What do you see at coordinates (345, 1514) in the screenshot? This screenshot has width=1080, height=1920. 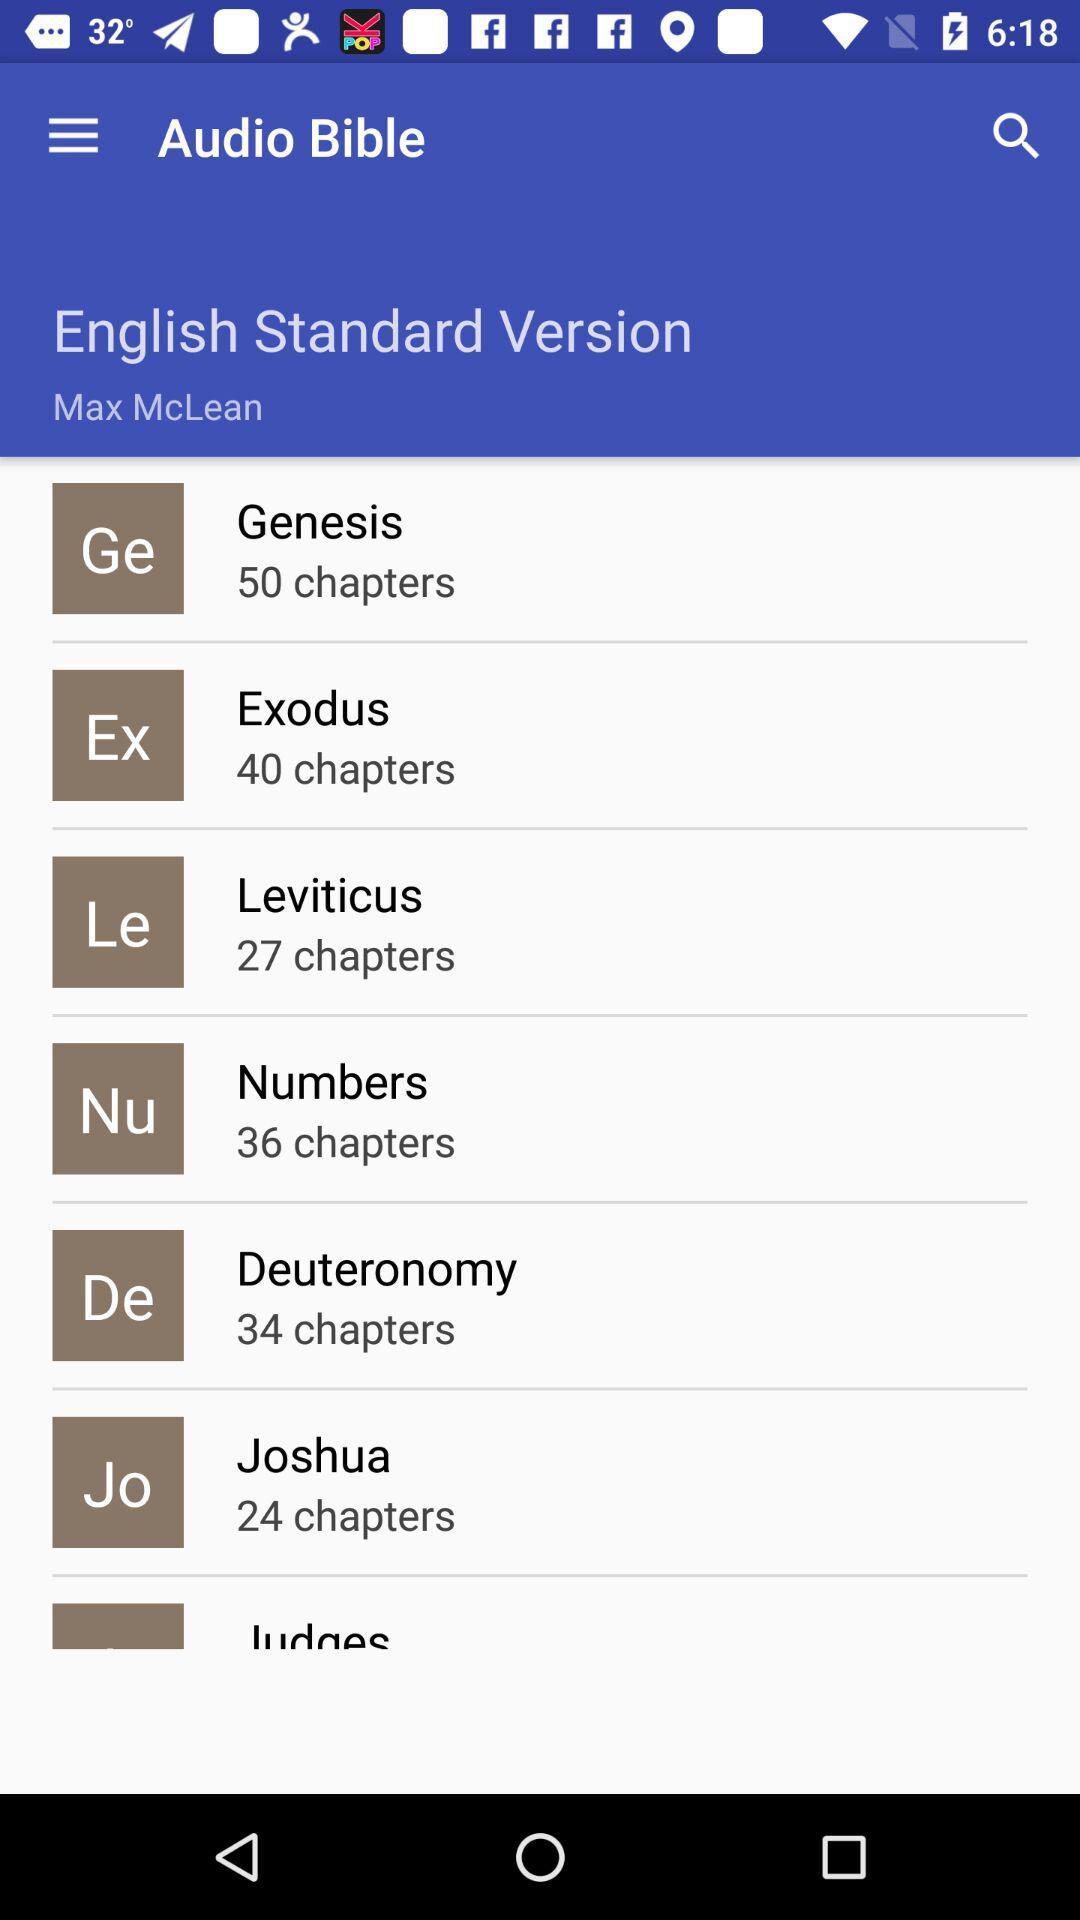 I see `the item to the right of jo` at bounding box center [345, 1514].